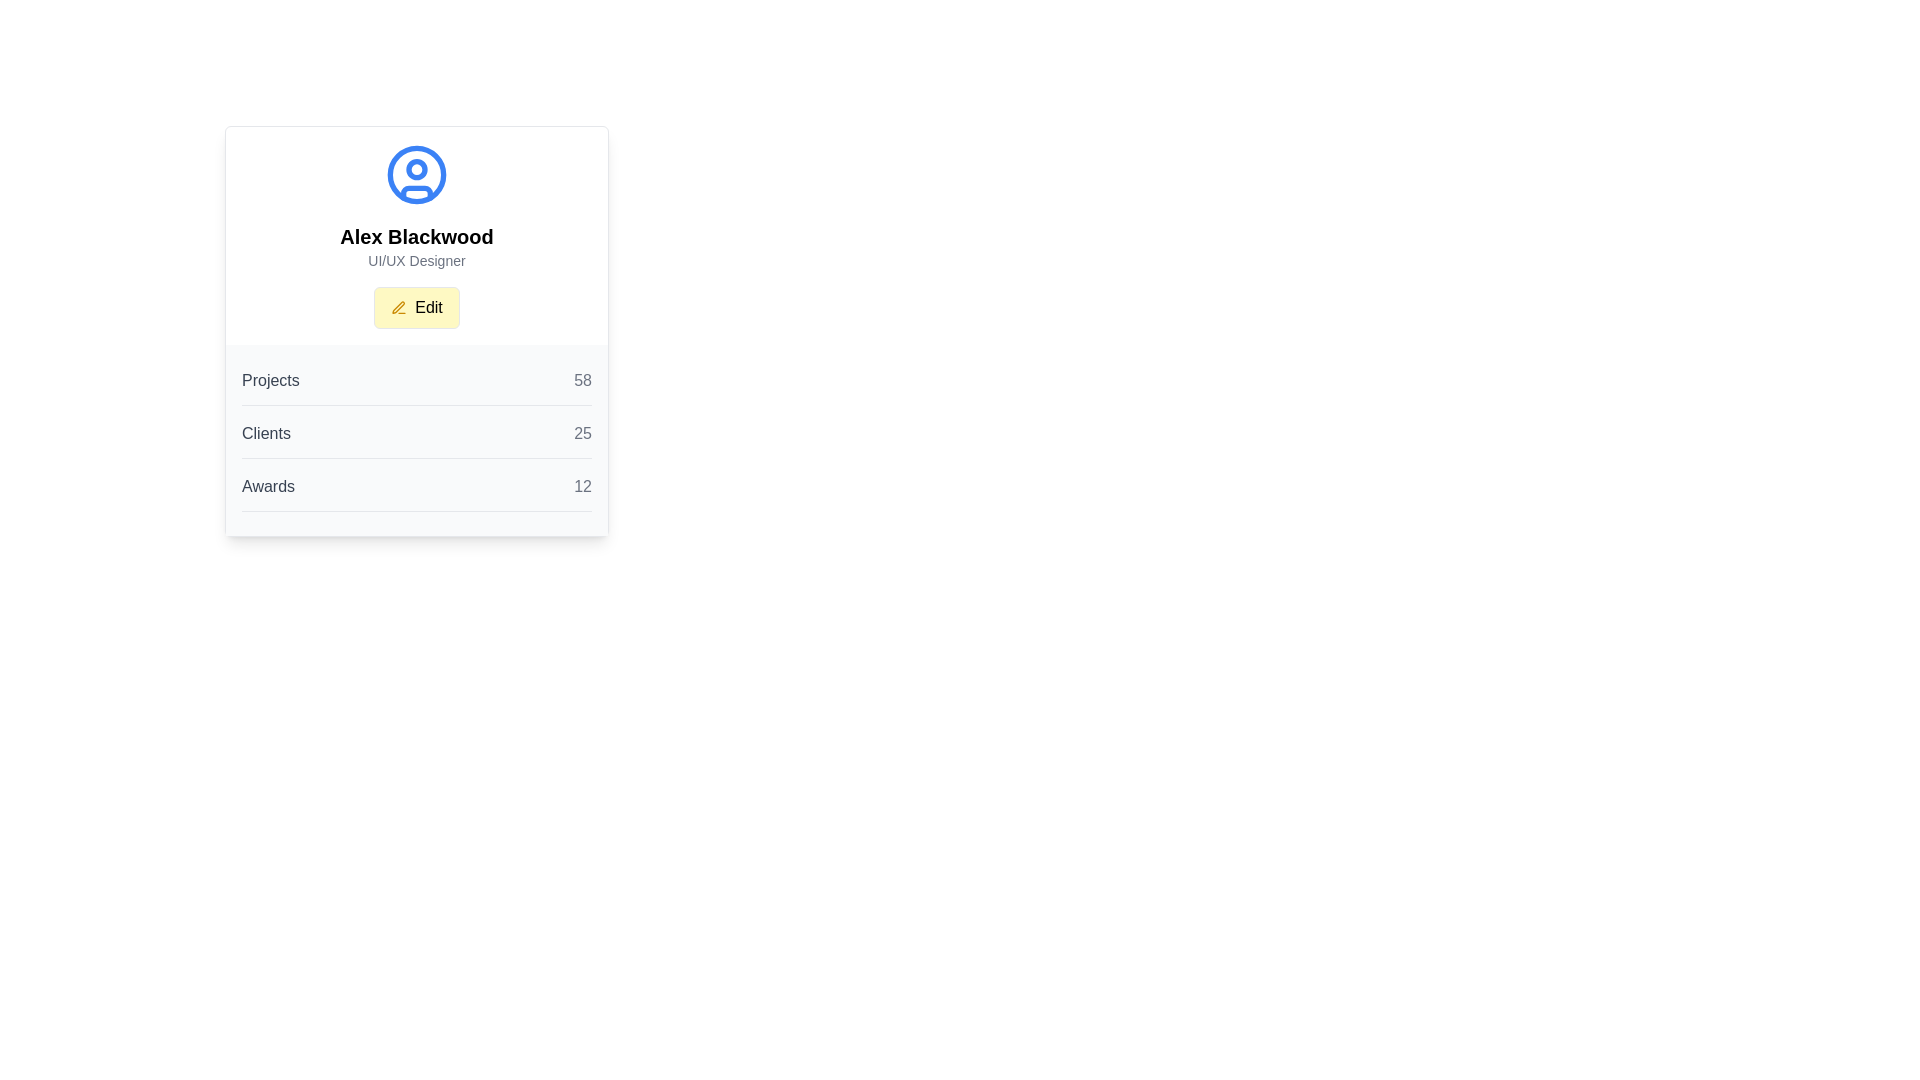 The image size is (1920, 1080). What do you see at coordinates (267, 486) in the screenshot?
I see `the 'Awards' text label` at bounding box center [267, 486].